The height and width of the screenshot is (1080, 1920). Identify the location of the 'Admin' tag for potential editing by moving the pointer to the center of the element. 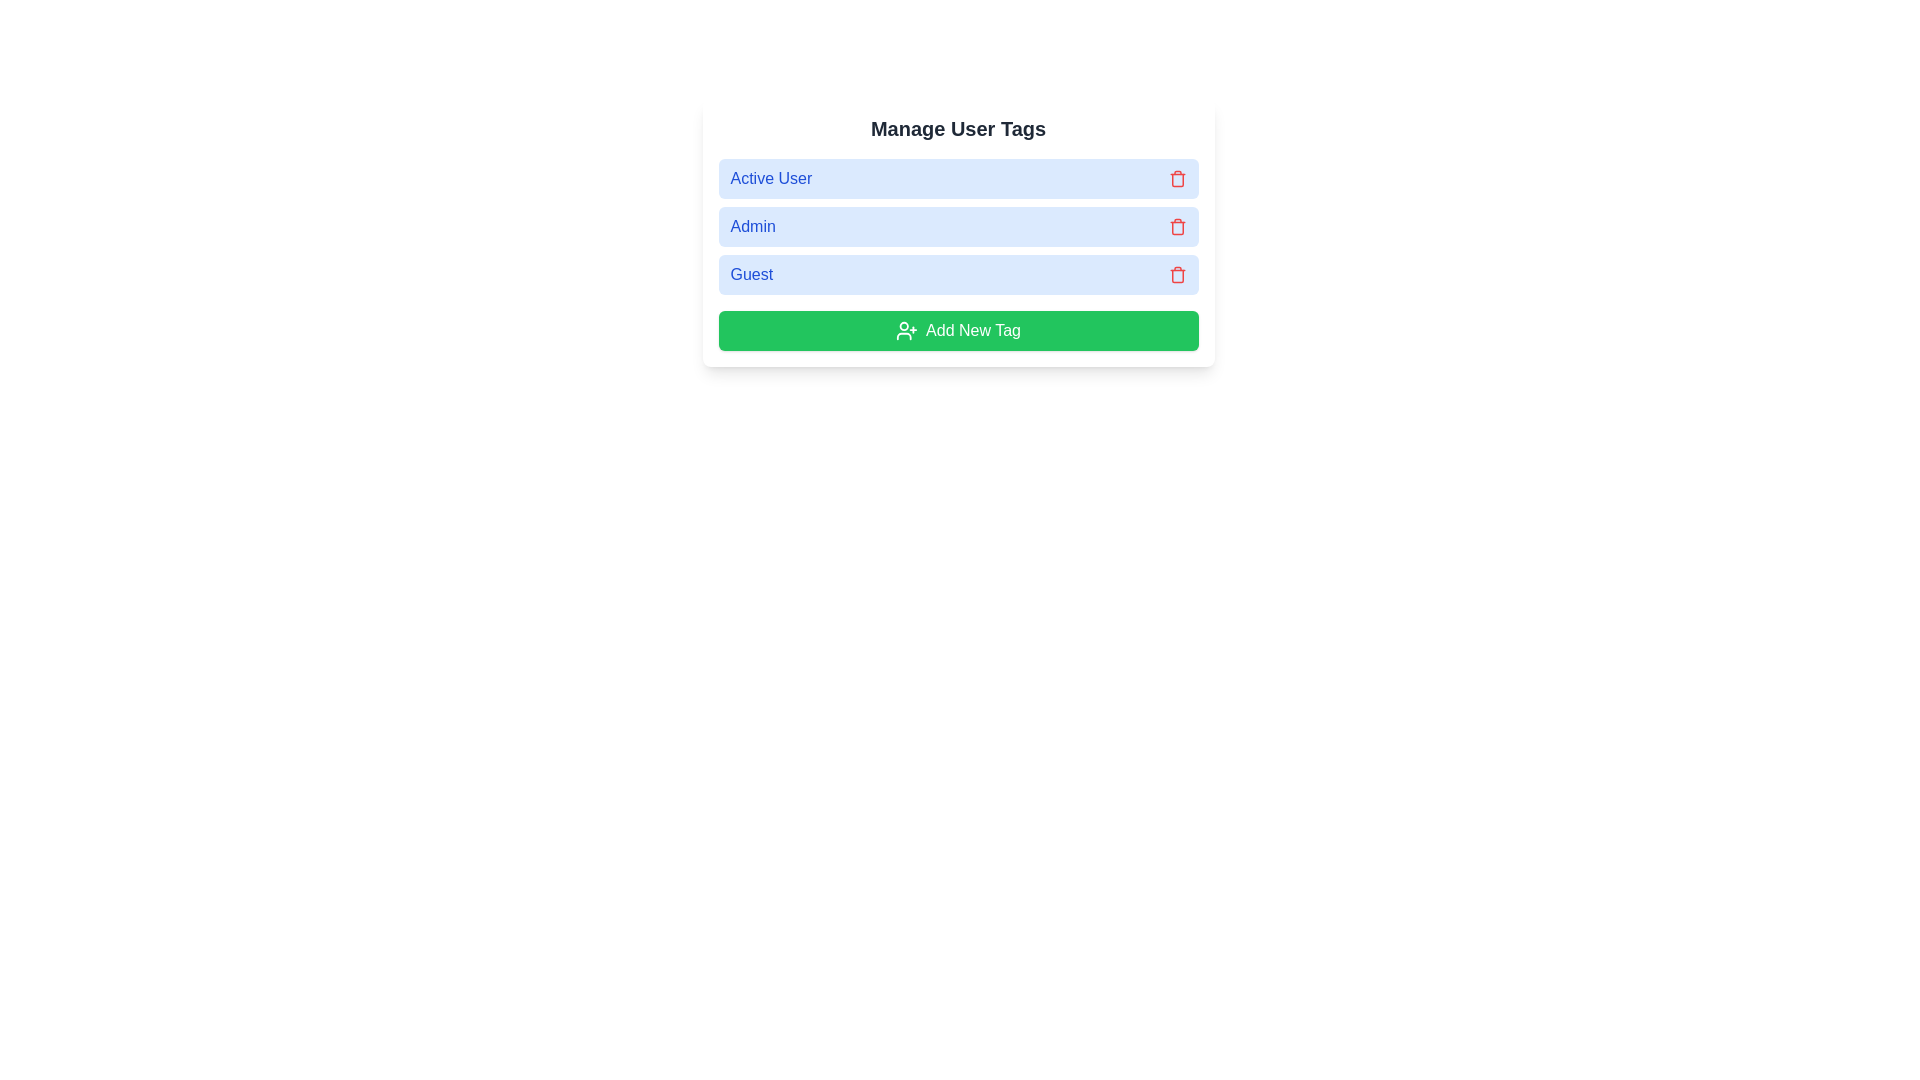
(957, 226).